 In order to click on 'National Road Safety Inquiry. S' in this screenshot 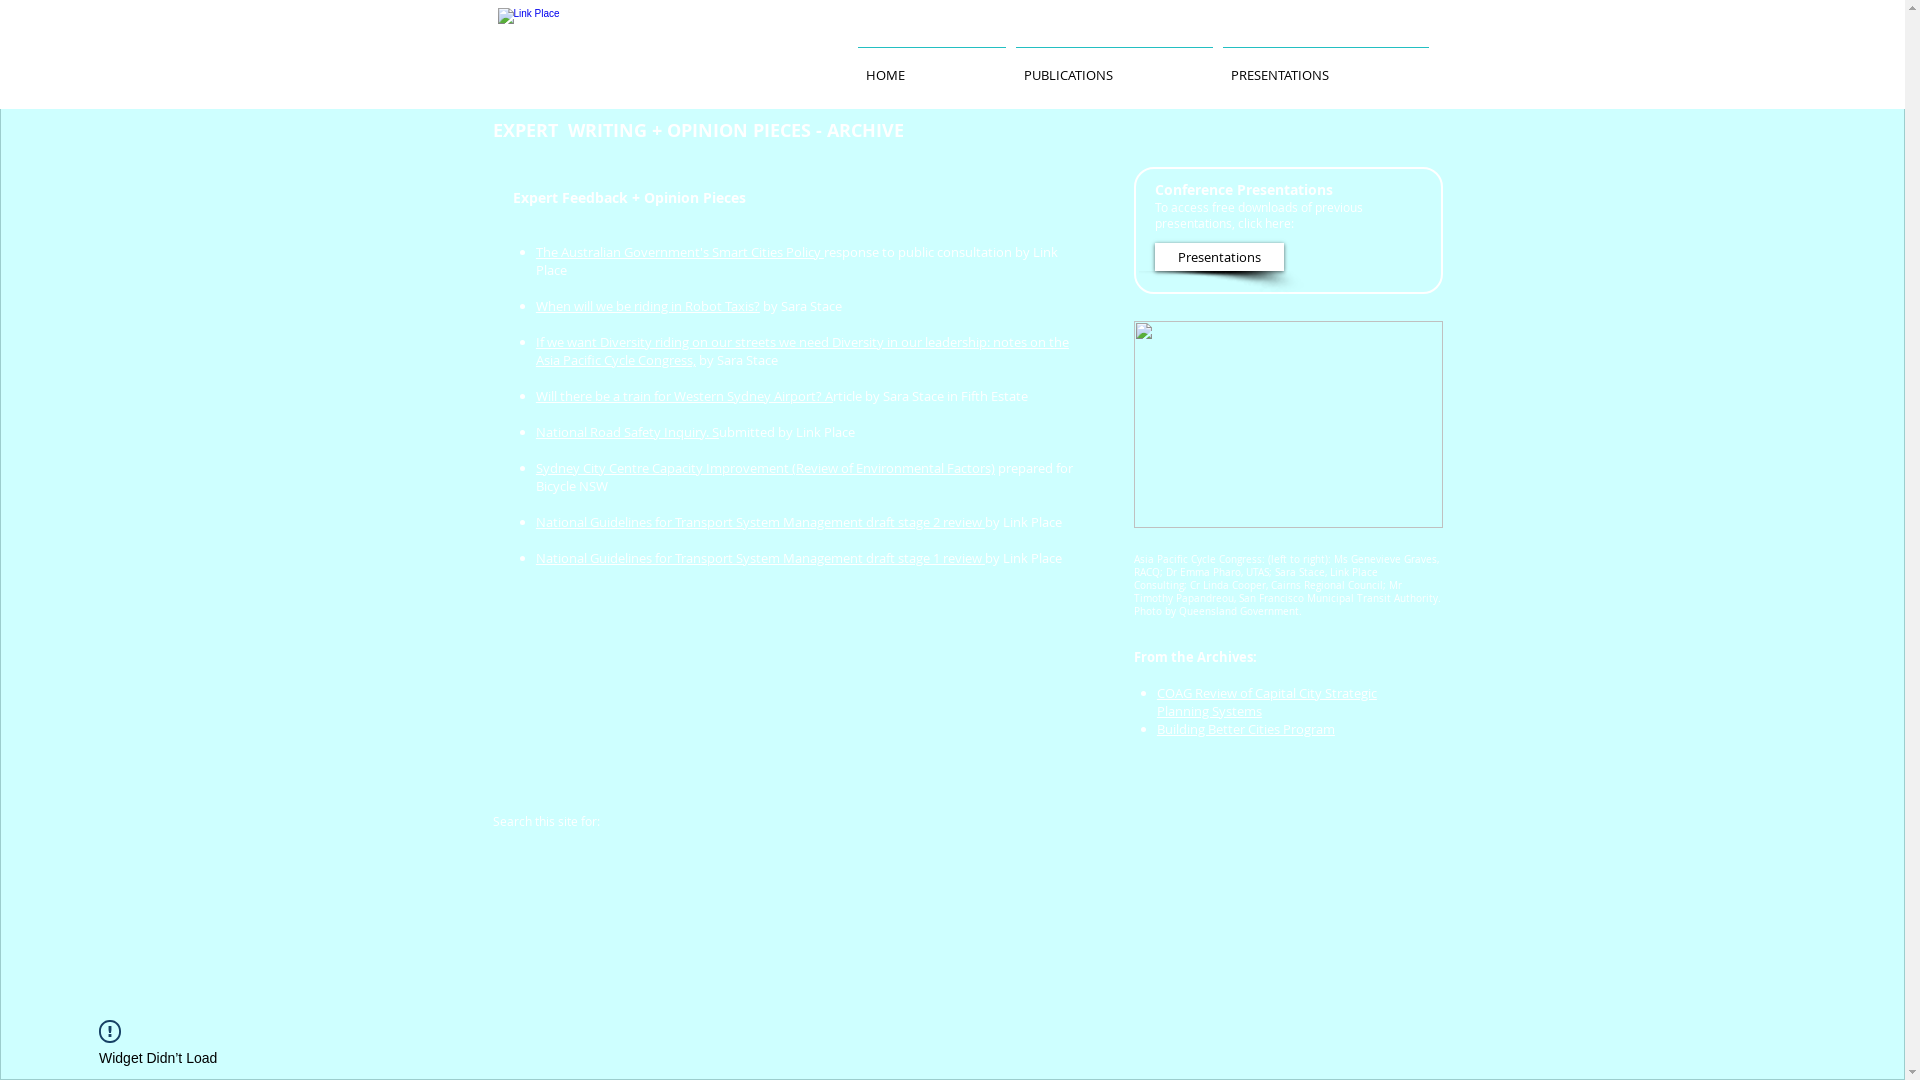, I will do `click(626, 431)`.